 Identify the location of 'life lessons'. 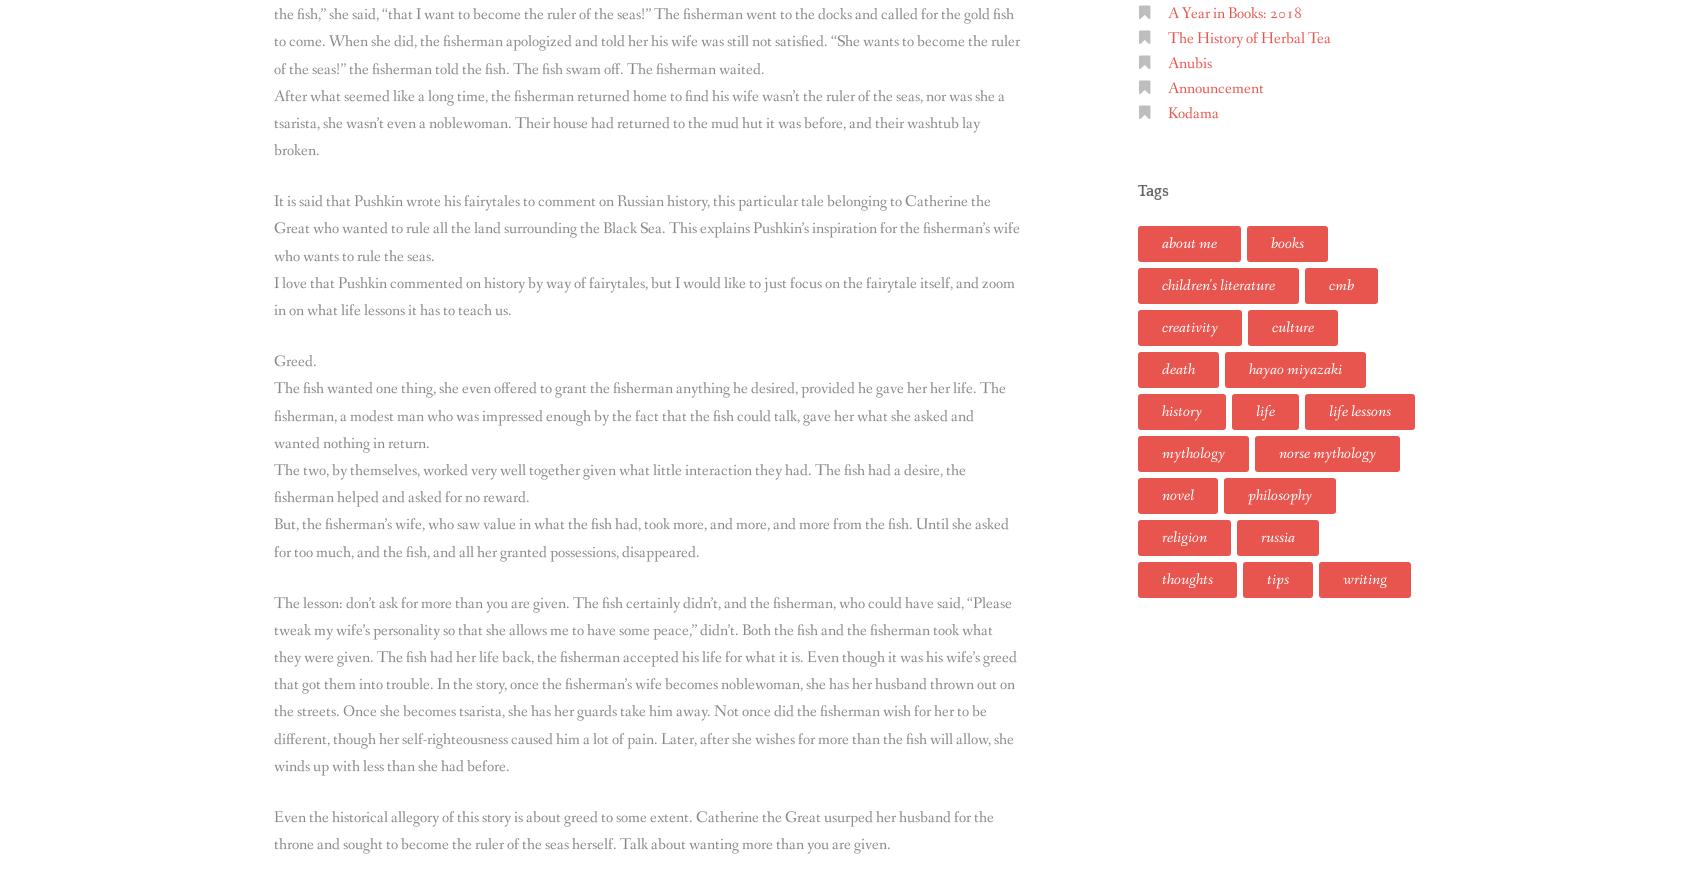
(1360, 410).